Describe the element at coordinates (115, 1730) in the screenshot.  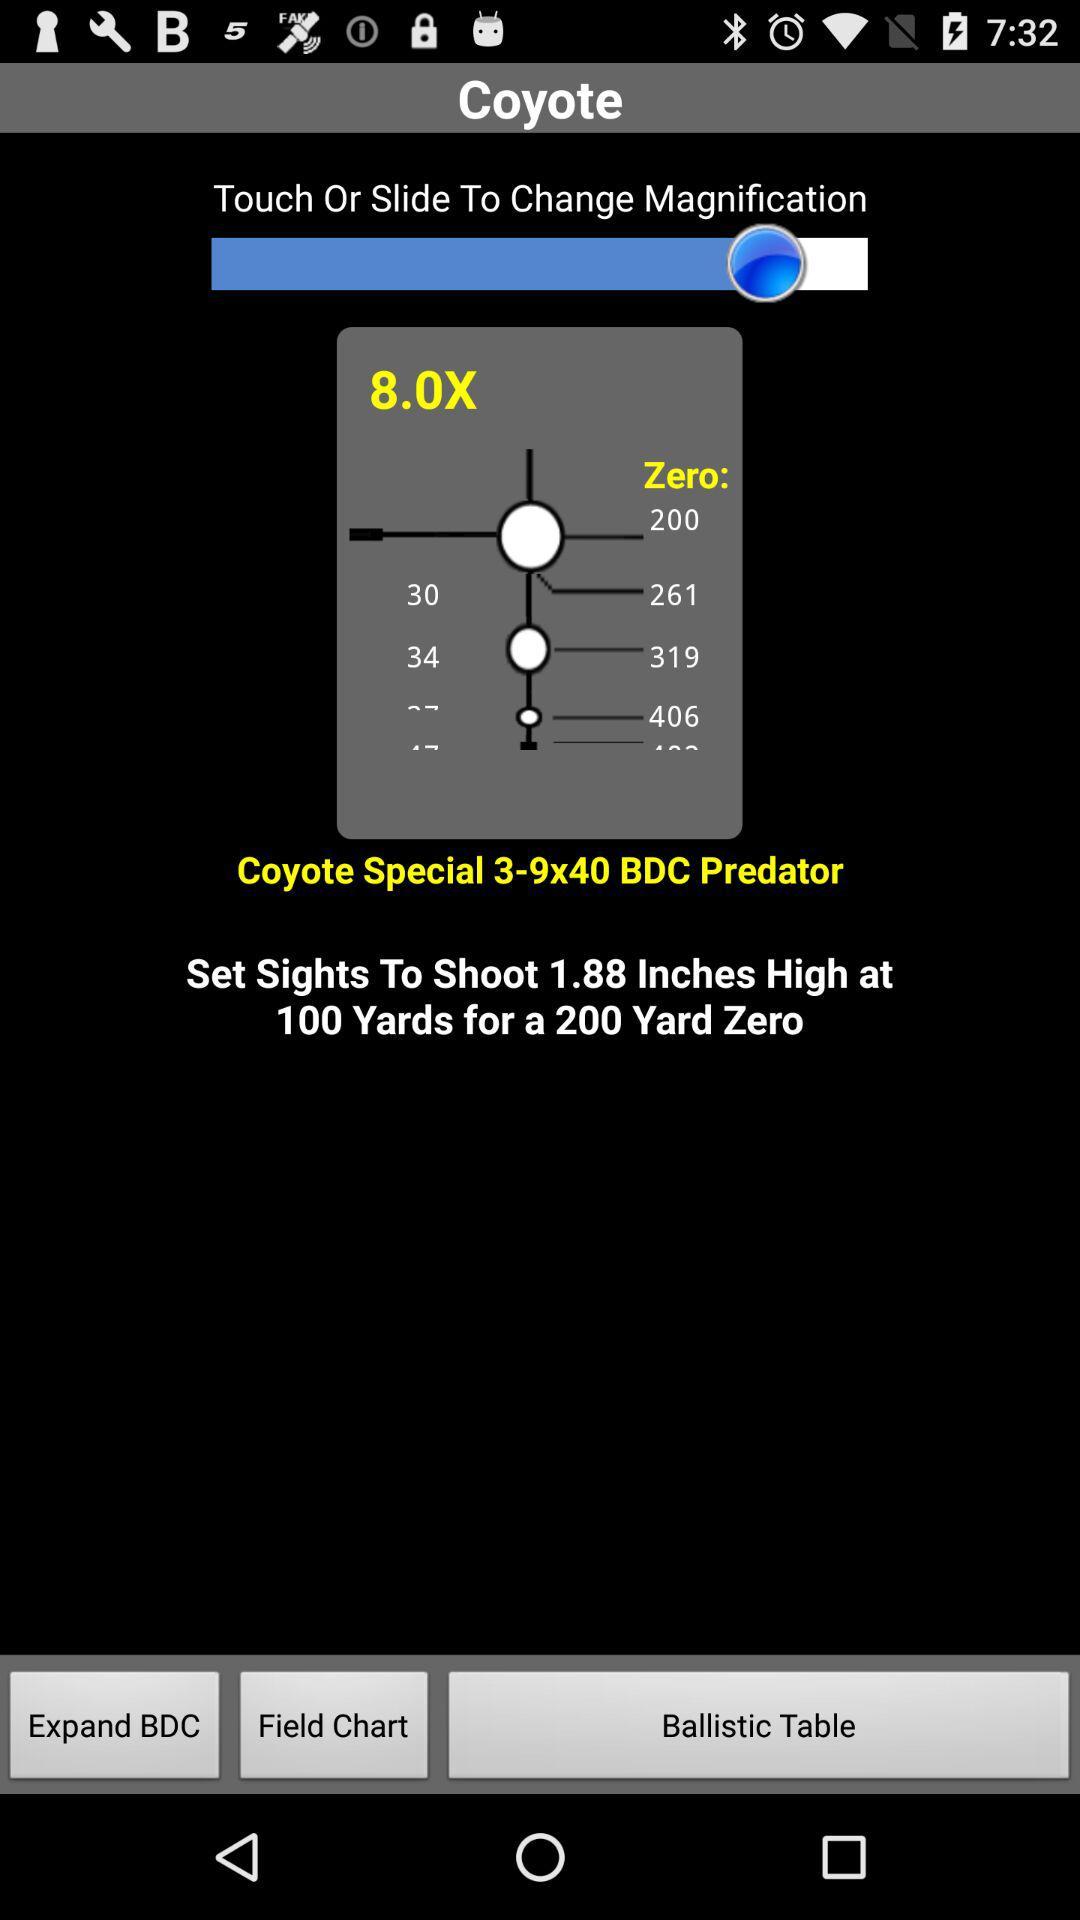
I see `expand bdc icon` at that location.